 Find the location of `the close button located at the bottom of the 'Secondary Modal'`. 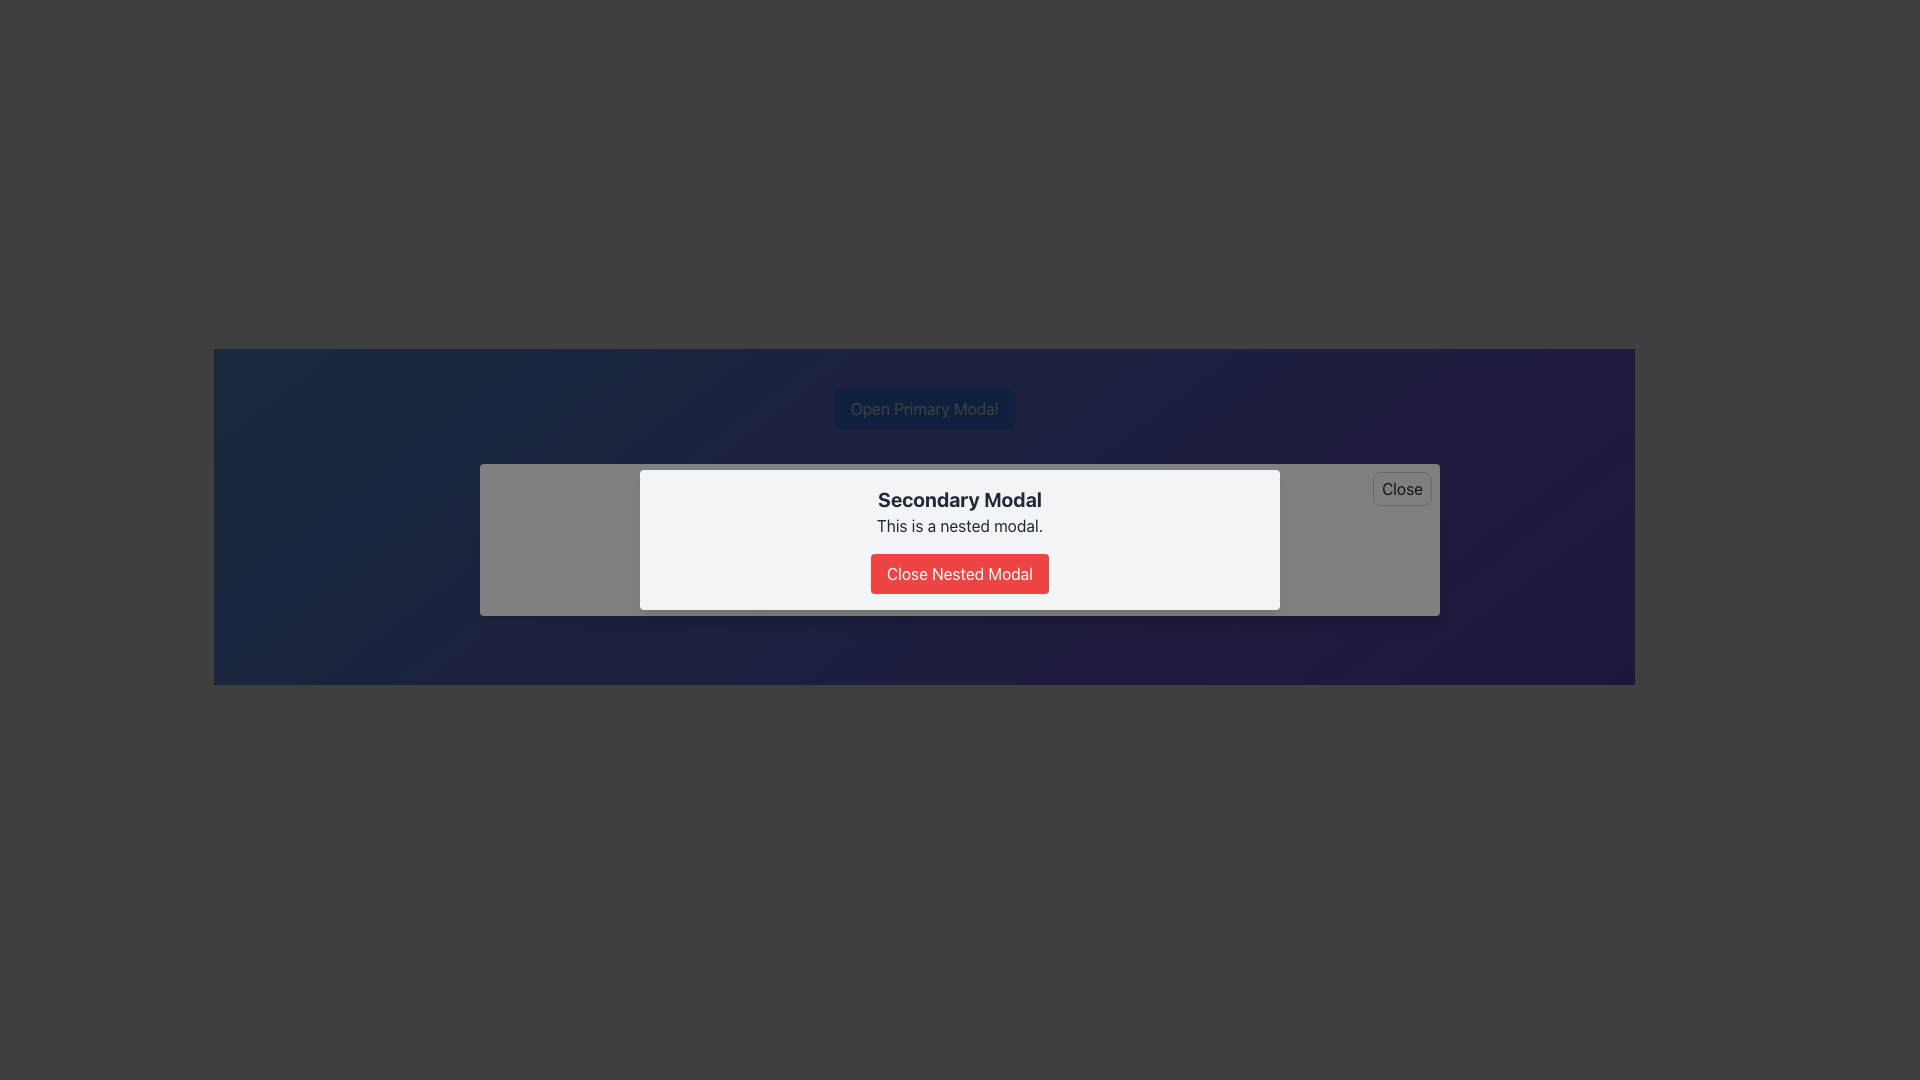

the close button located at the bottom of the 'Secondary Modal' is located at coordinates (960, 574).